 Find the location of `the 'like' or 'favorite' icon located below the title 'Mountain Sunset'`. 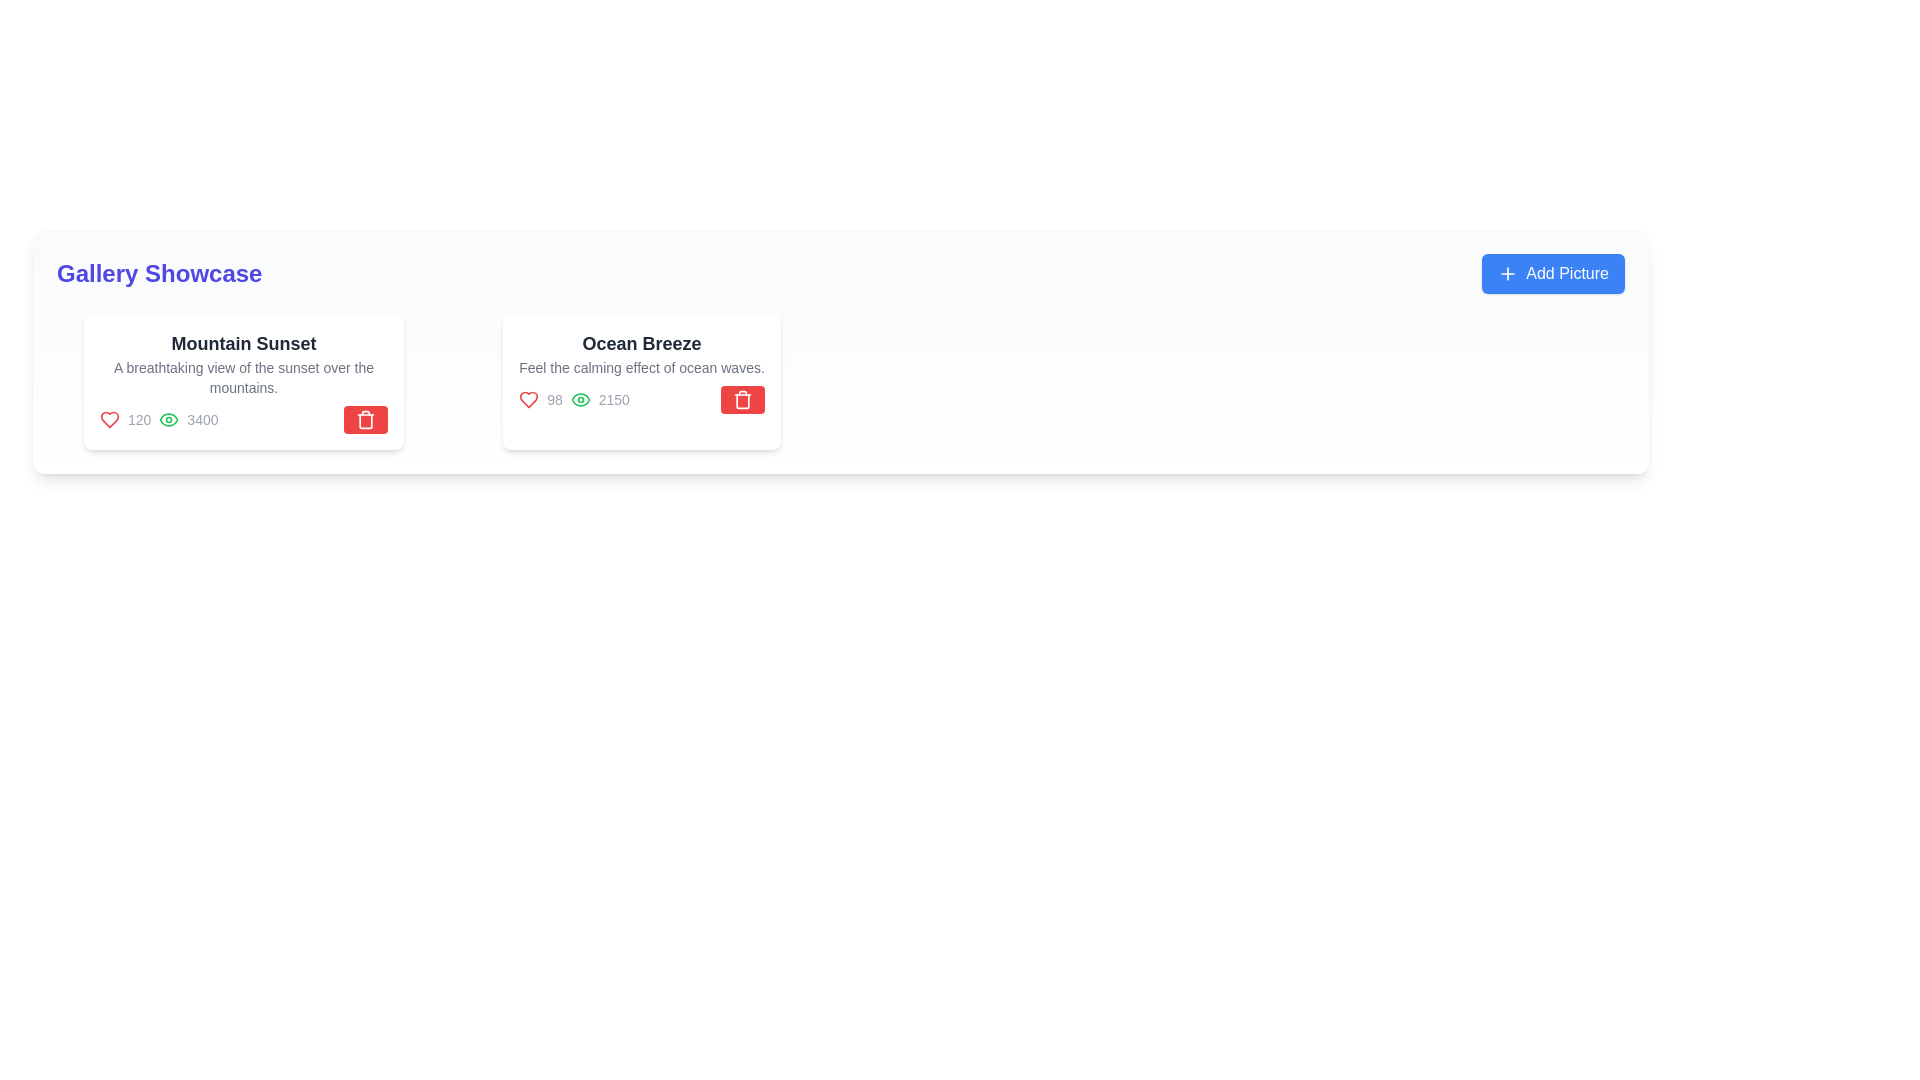

the 'like' or 'favorite' icon located below the title 'Mountain Sunset' is located at coordinates (109, 419).